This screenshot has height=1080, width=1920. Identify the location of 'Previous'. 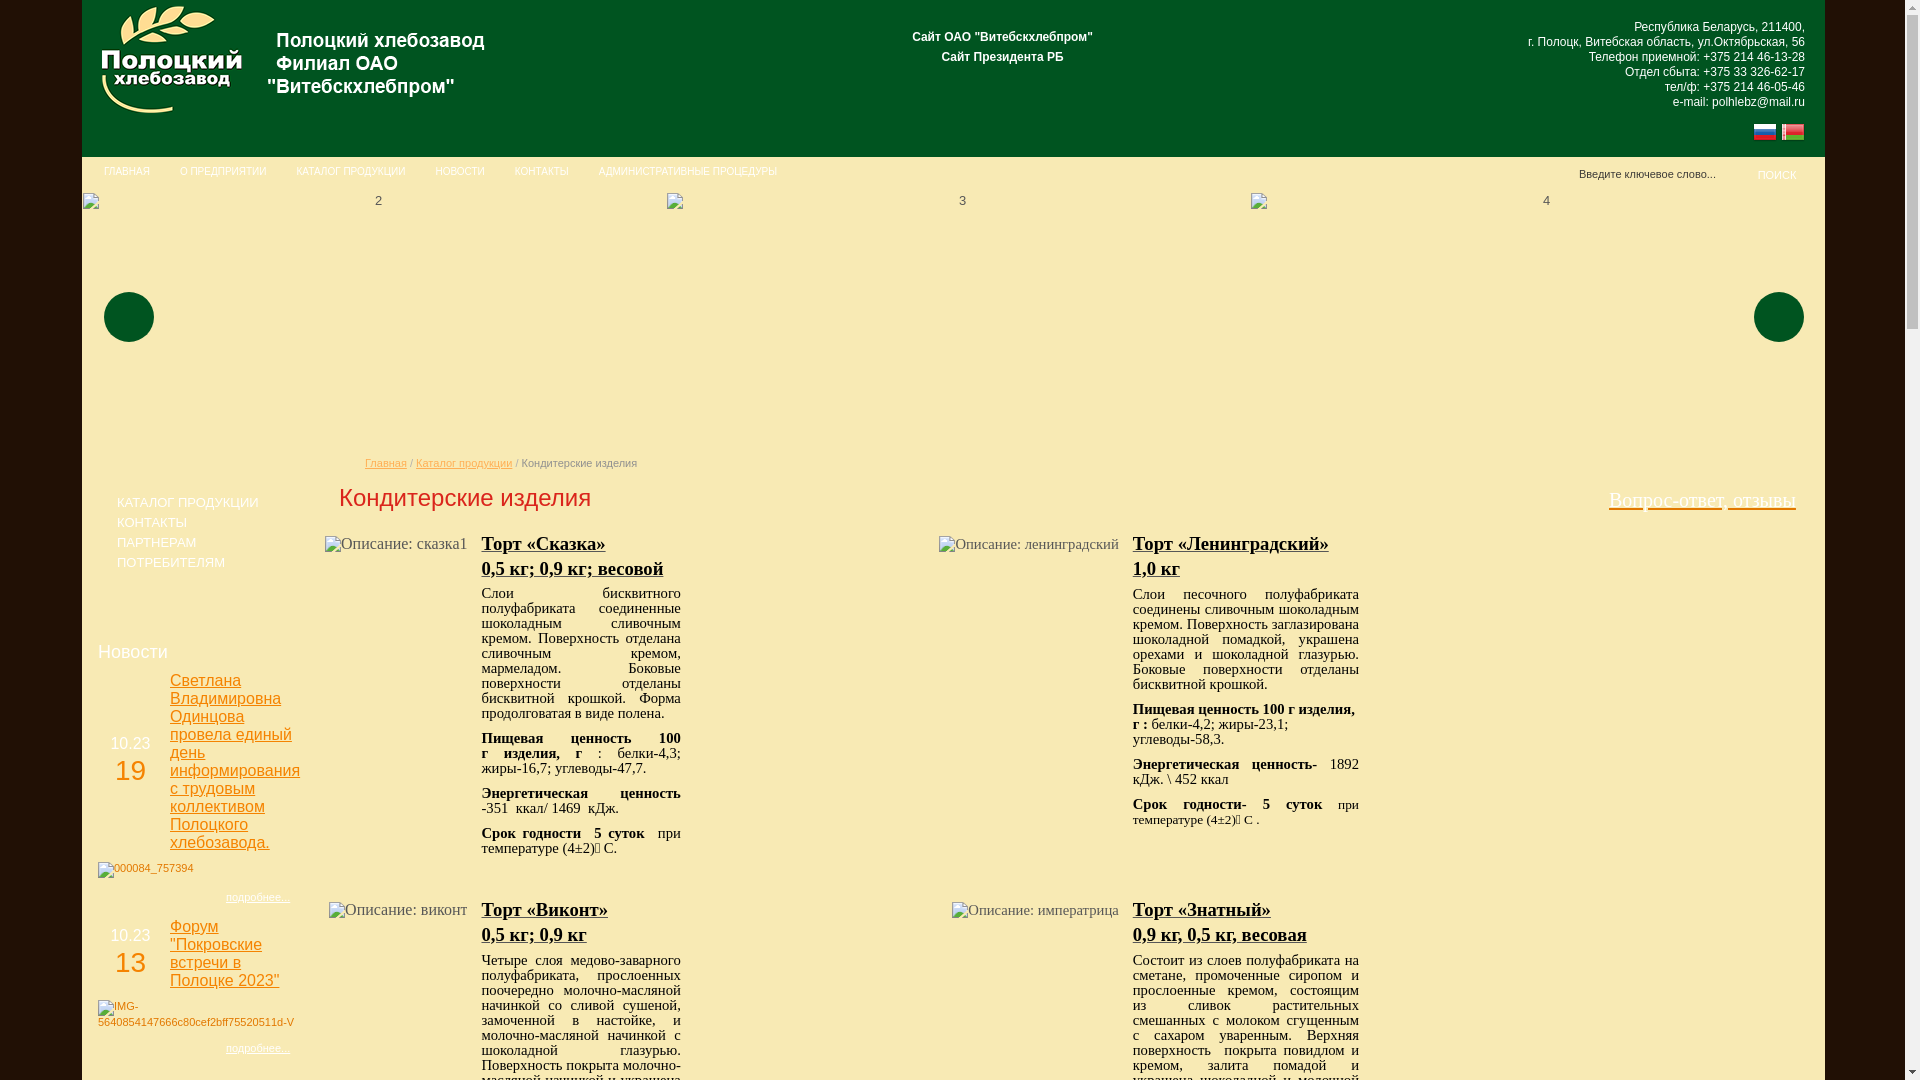
(128, 315).